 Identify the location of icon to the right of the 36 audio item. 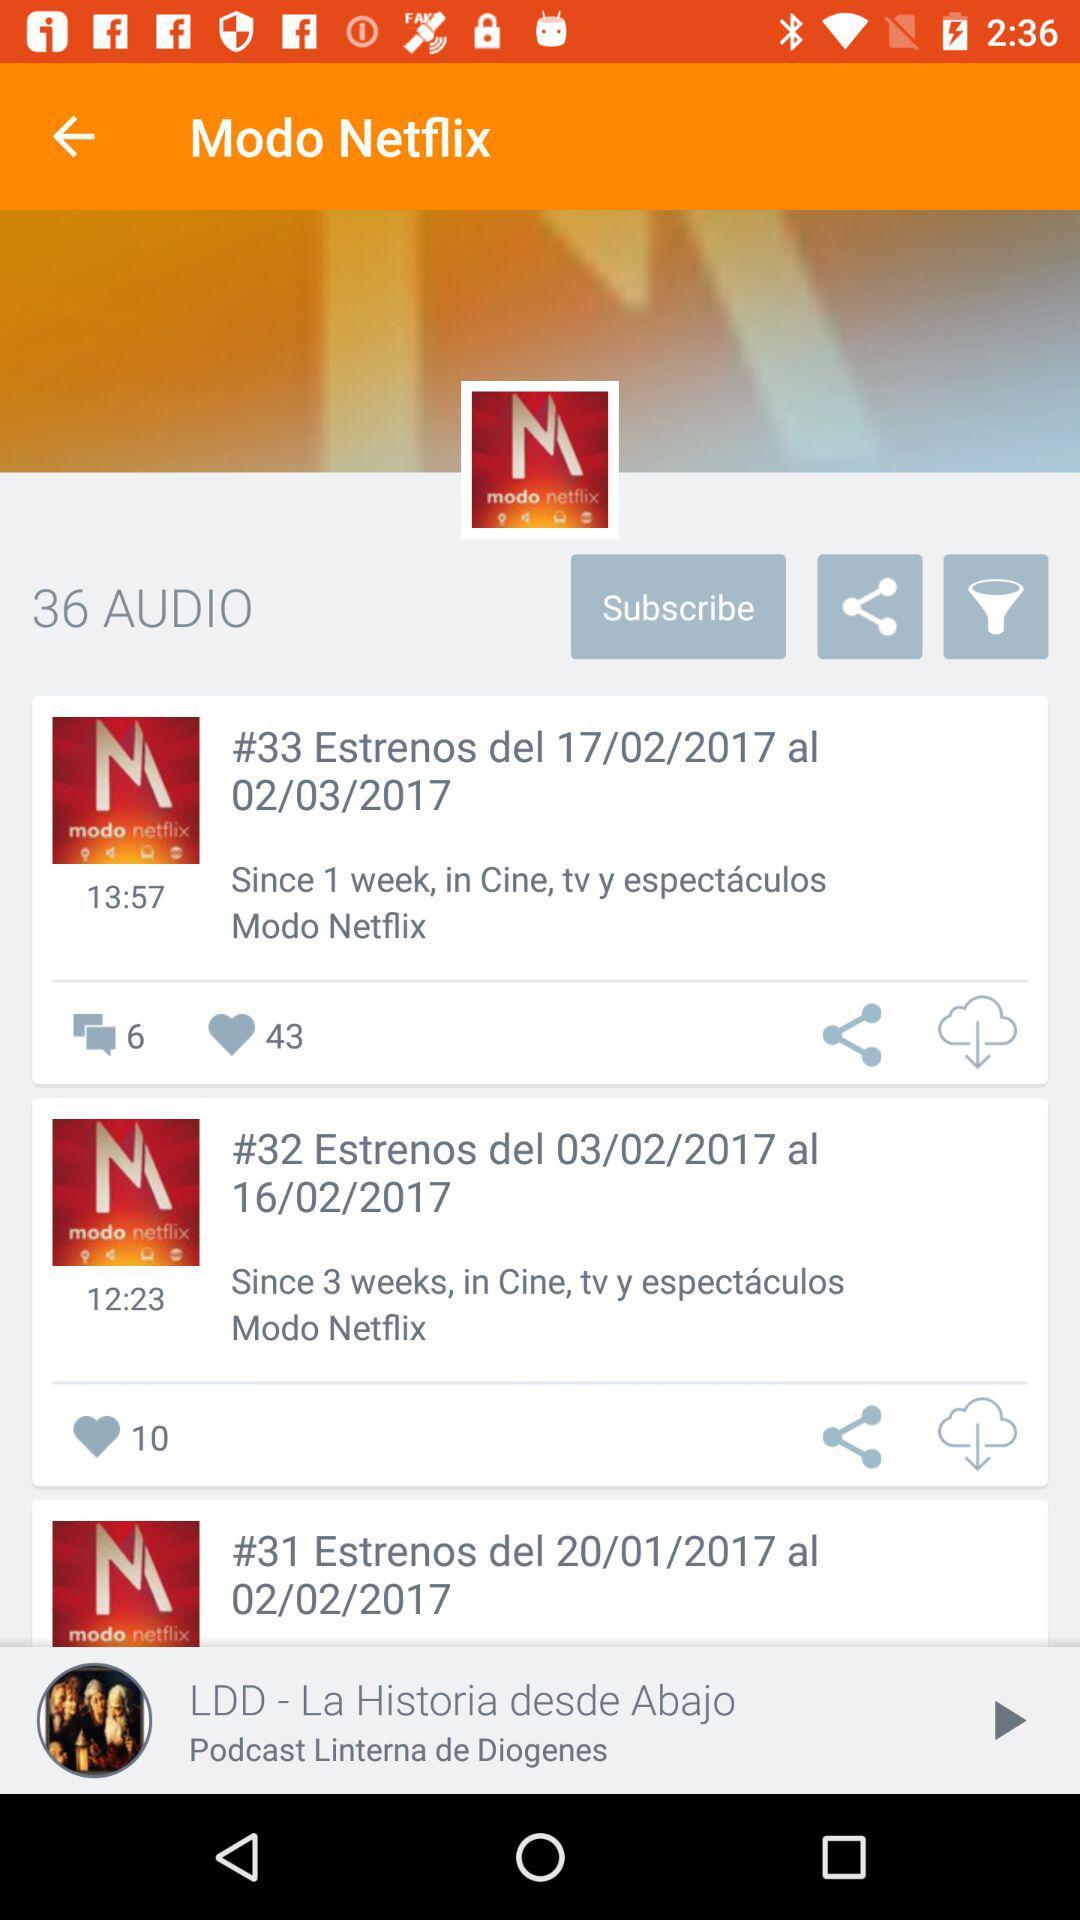
(677, 605).